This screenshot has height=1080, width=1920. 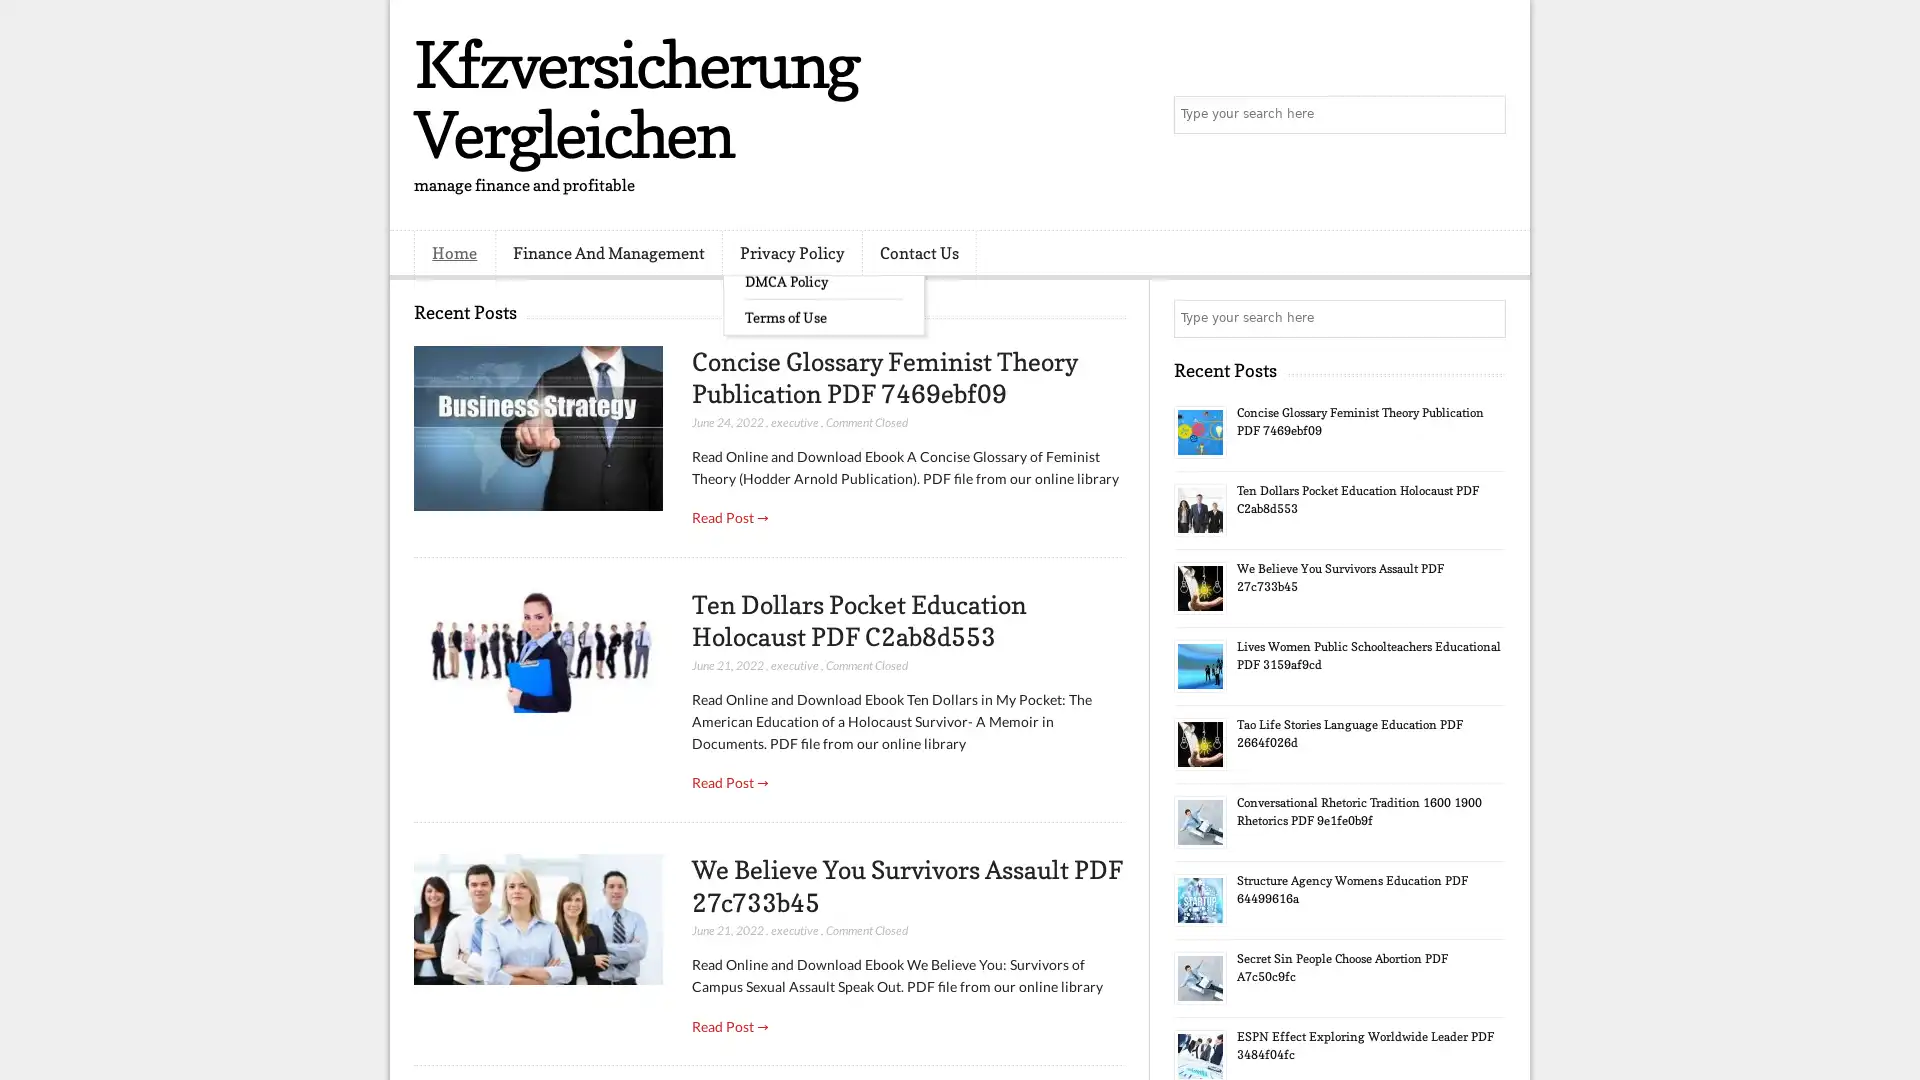 I want to click on Search, so click(x=1485, y=318).